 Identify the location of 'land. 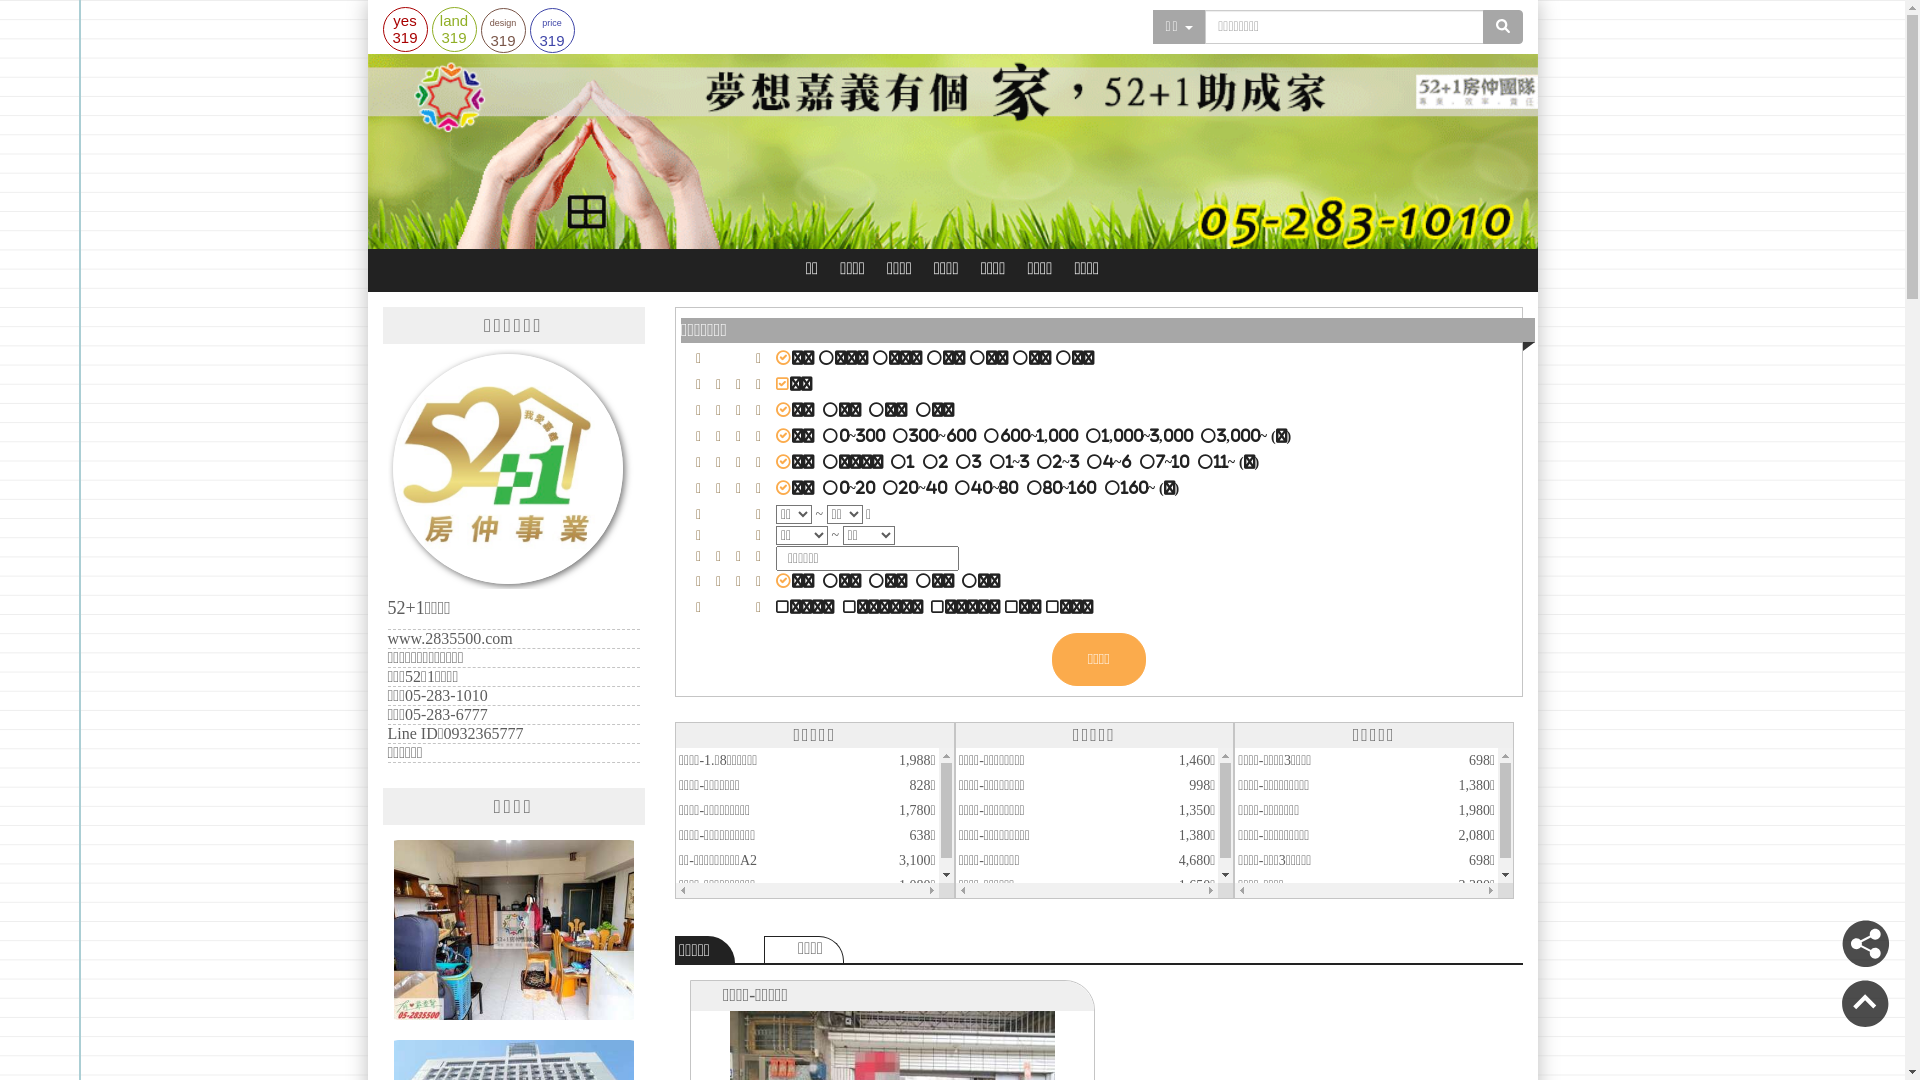
(453, 28).